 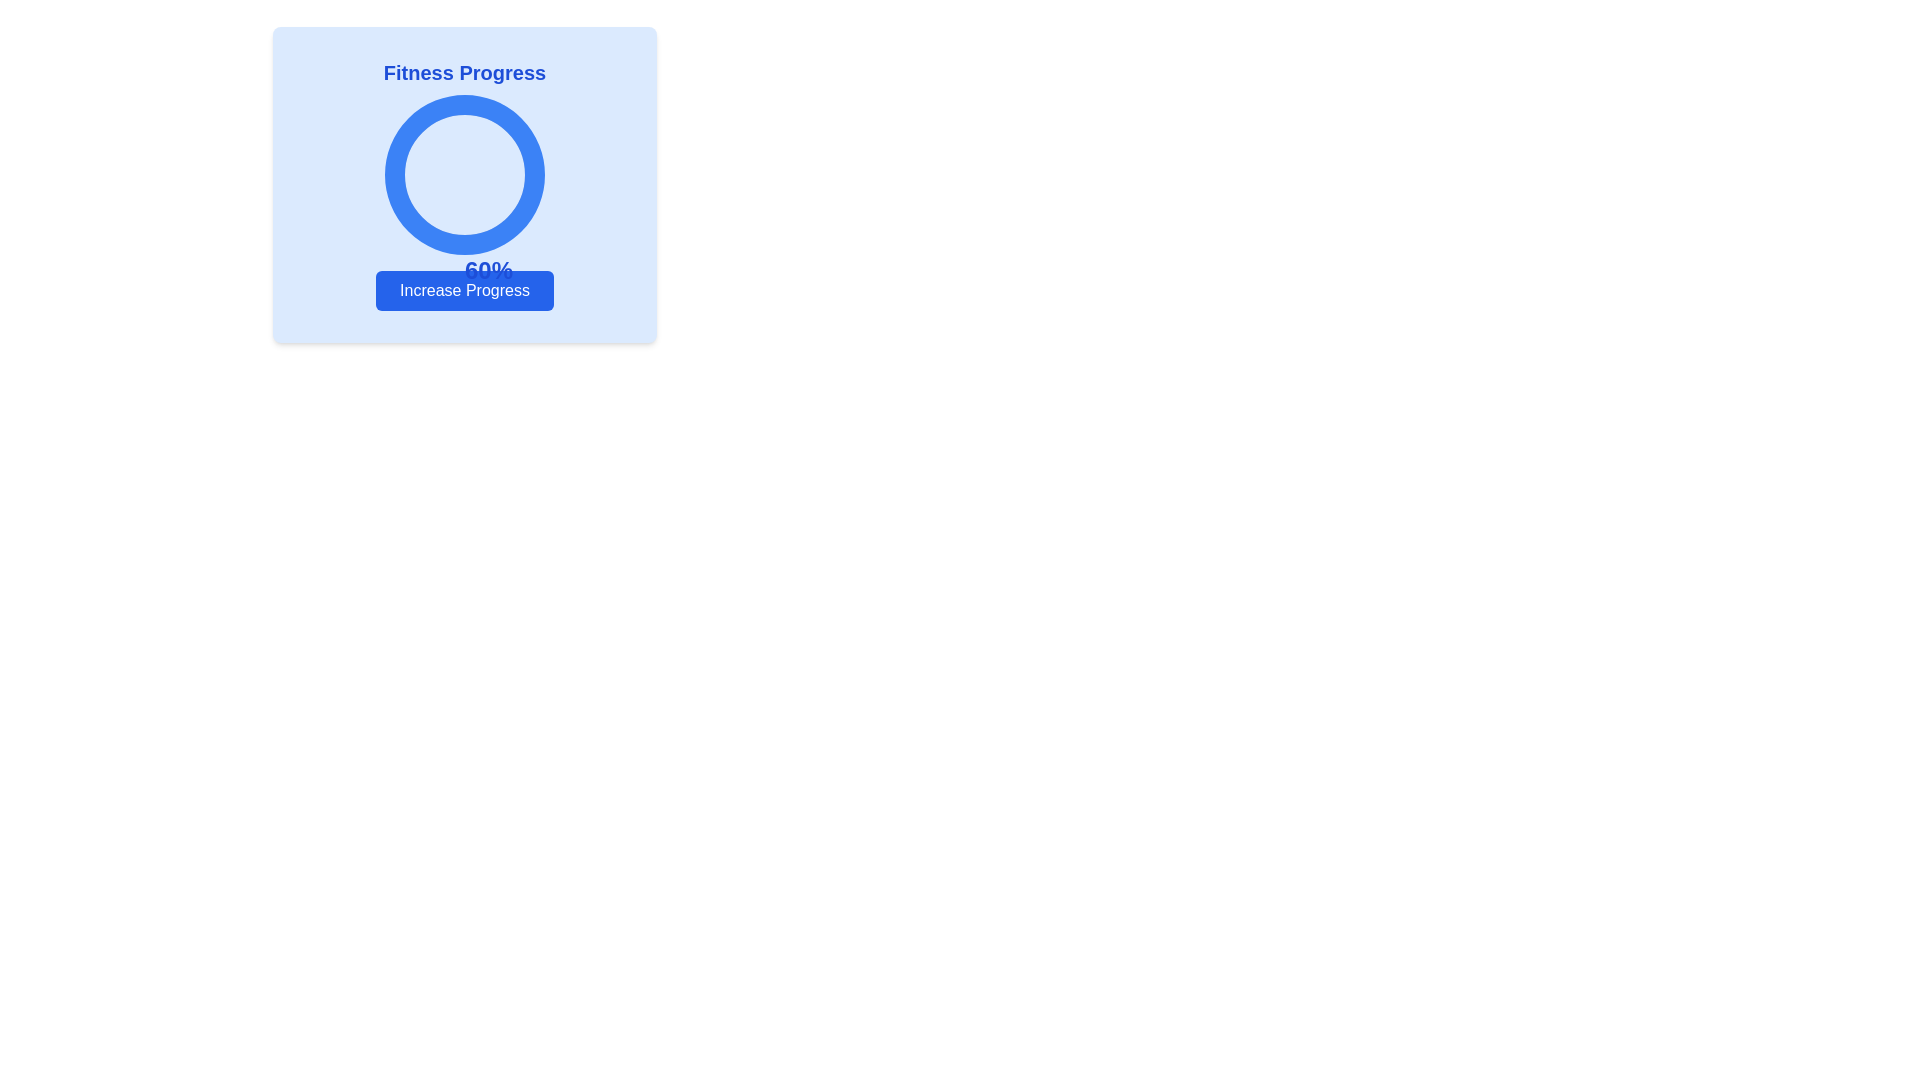 What do you see at coordinates (464, 173) in the screenshot?
I see `the Circular Progress Bar displaying '60%' within the card labeled 'Fitness Progress'` at bounding box center [464, 173].